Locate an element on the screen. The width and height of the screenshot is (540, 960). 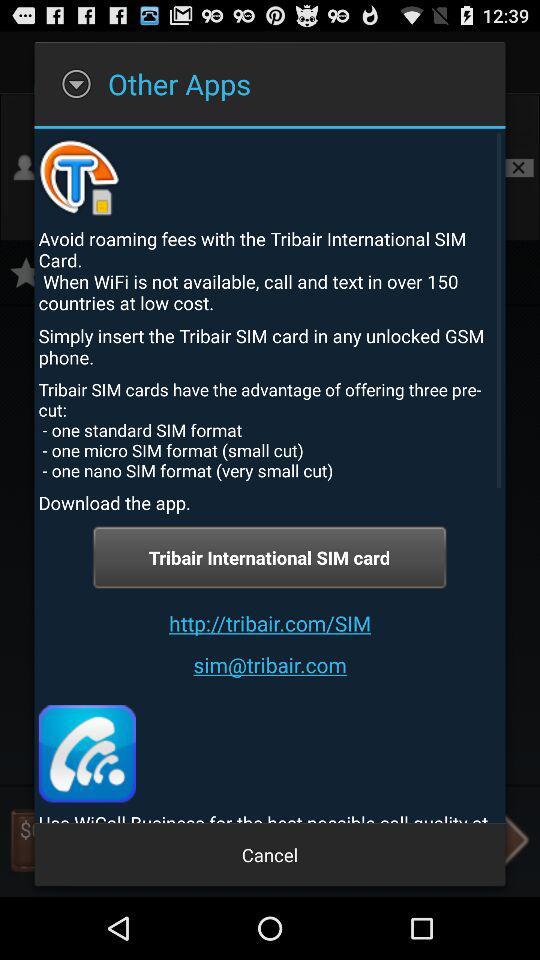
the icon above avoid roaming fees is located at coordinates (79, 174).